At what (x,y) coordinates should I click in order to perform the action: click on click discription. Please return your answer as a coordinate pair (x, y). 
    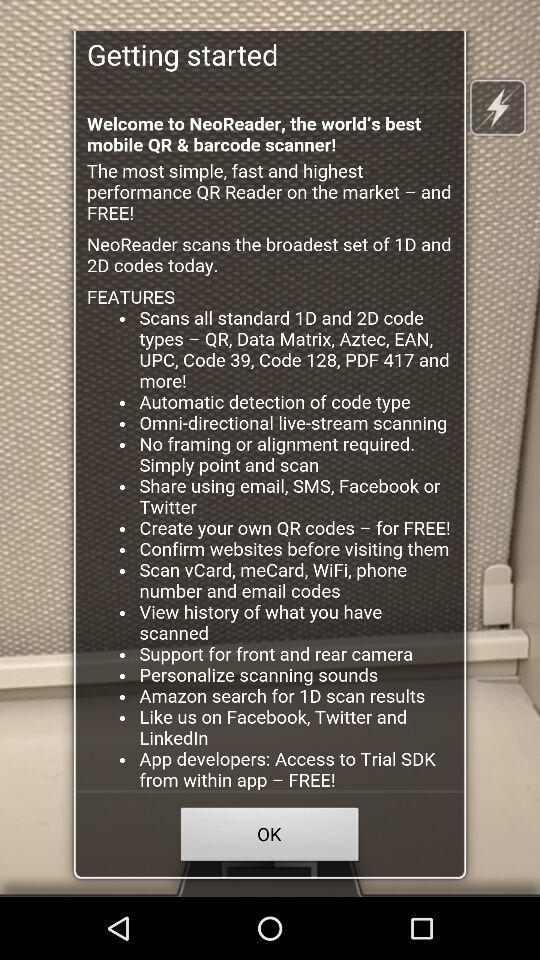
    Looking at the image, I should click on (270, 444).